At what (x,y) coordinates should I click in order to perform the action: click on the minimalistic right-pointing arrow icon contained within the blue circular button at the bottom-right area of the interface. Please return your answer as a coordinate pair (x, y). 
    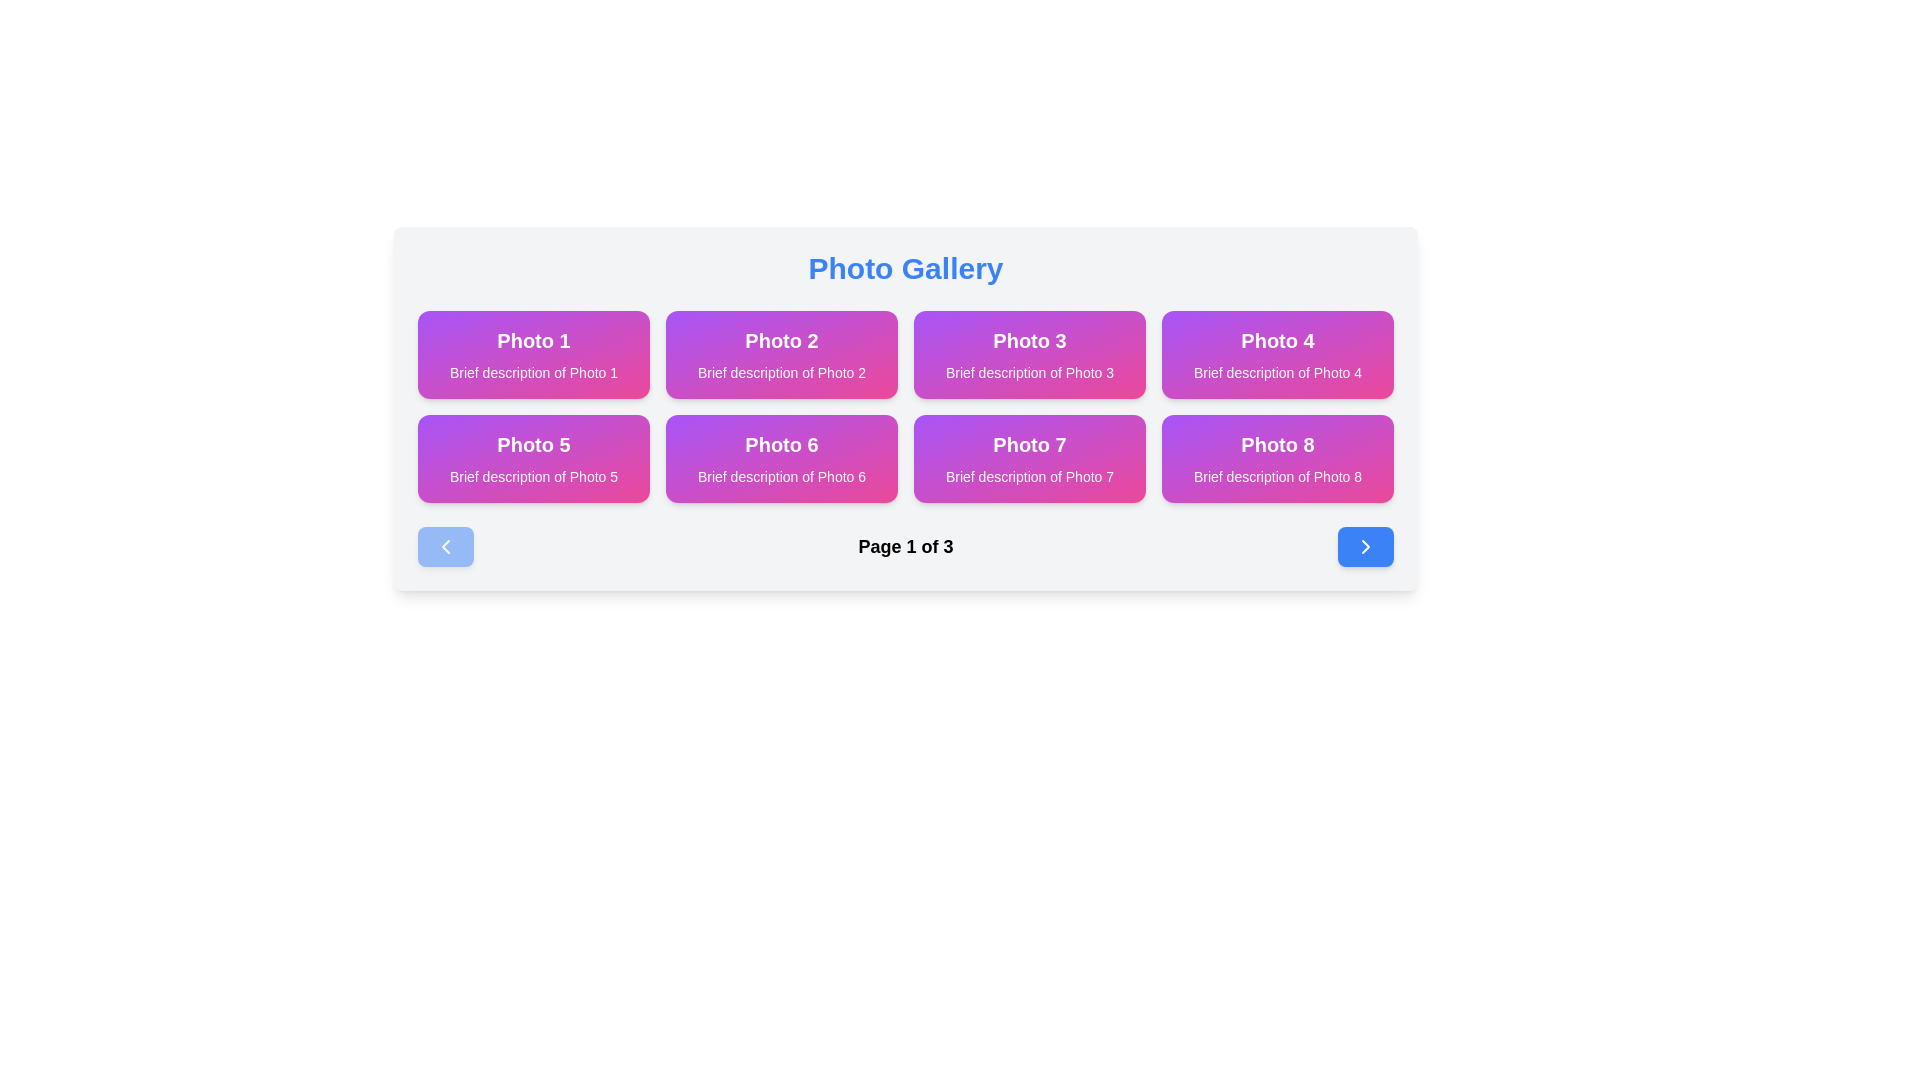
    Looking at the image, I should click on (1365, 547).